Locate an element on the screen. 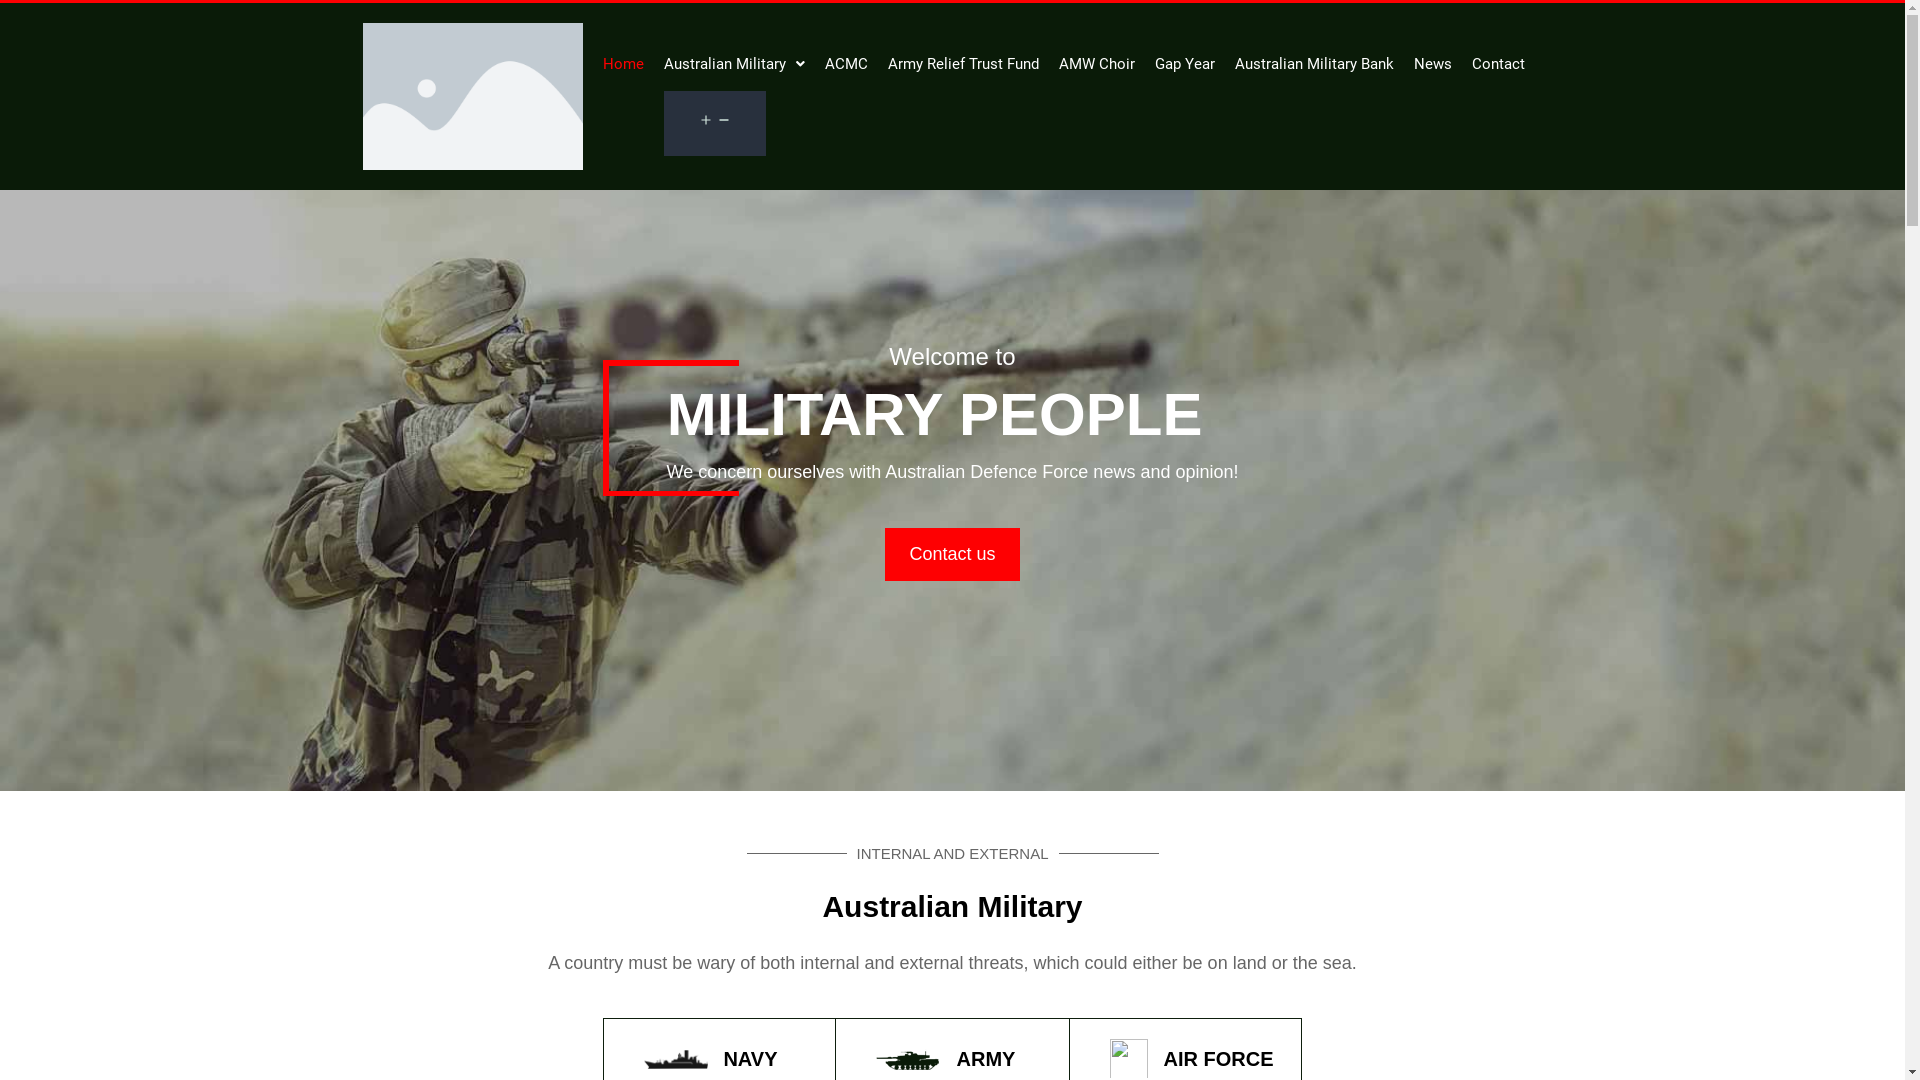 The width and height of the screenshot is (1920, 1080). 'News' is located at coordinates (1432, 63).